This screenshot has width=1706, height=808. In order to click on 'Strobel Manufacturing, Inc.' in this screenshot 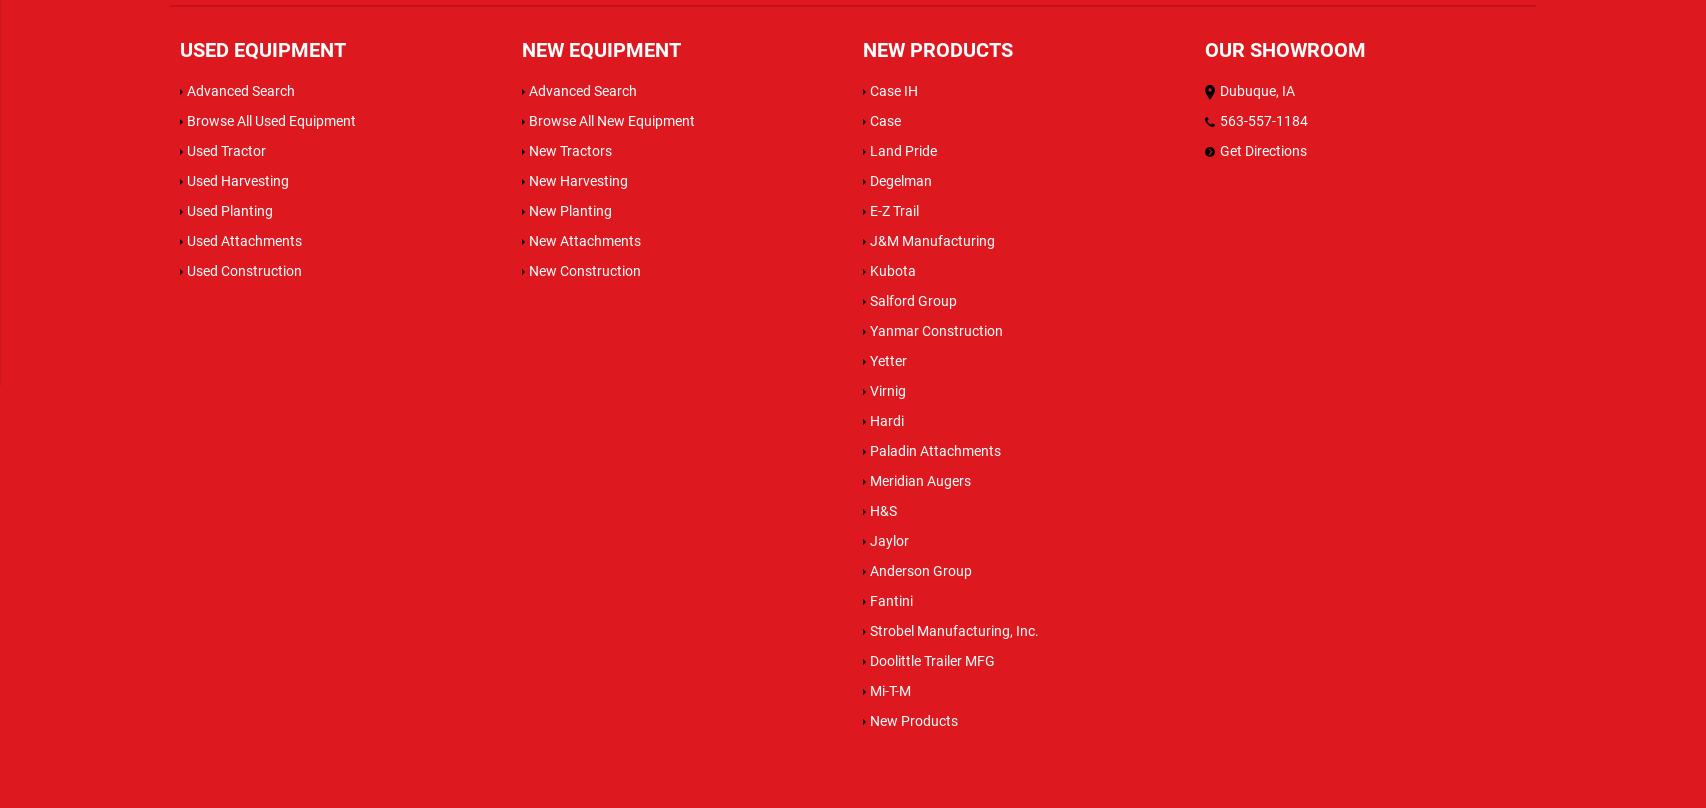, I will do `click(870, 629)`.